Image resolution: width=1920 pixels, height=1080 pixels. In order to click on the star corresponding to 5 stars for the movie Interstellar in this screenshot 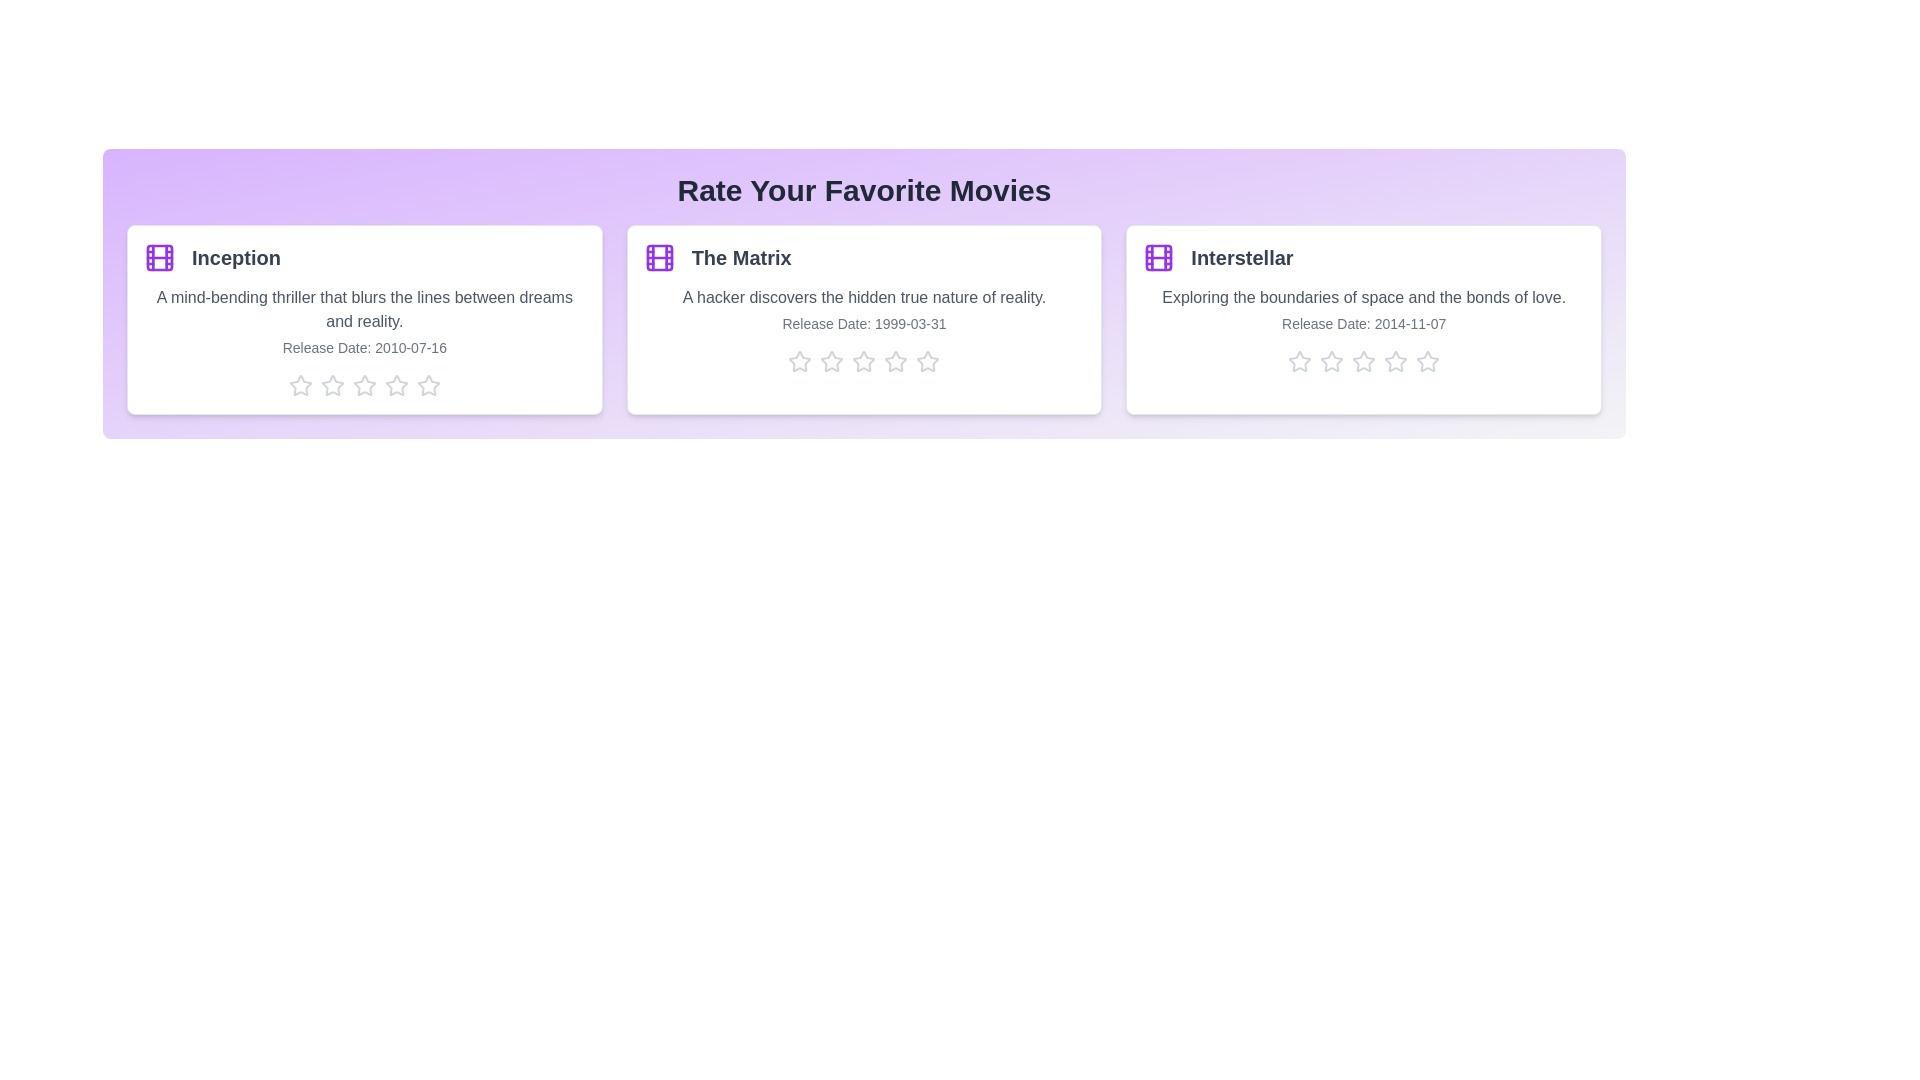, I will do `click(1427, 362)`.